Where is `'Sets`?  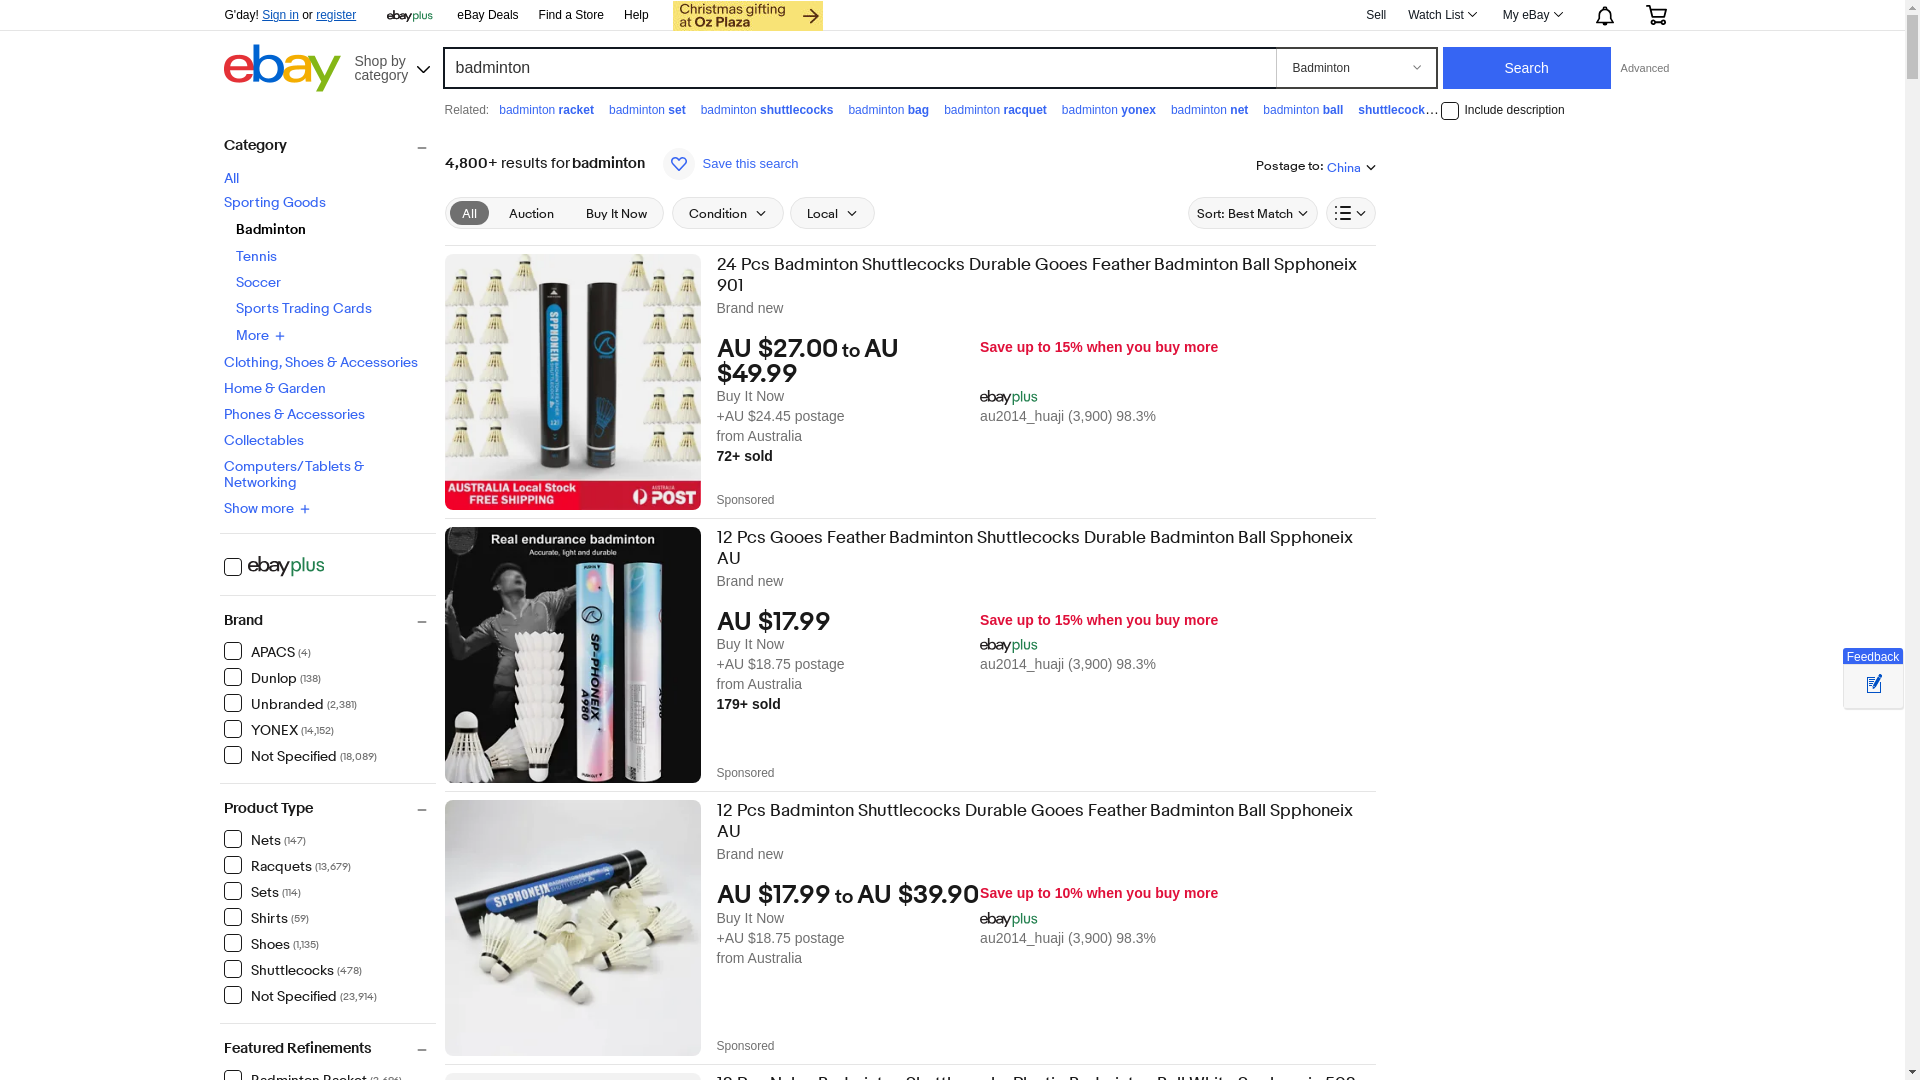 'Sets is located at coordinates (261, 890).